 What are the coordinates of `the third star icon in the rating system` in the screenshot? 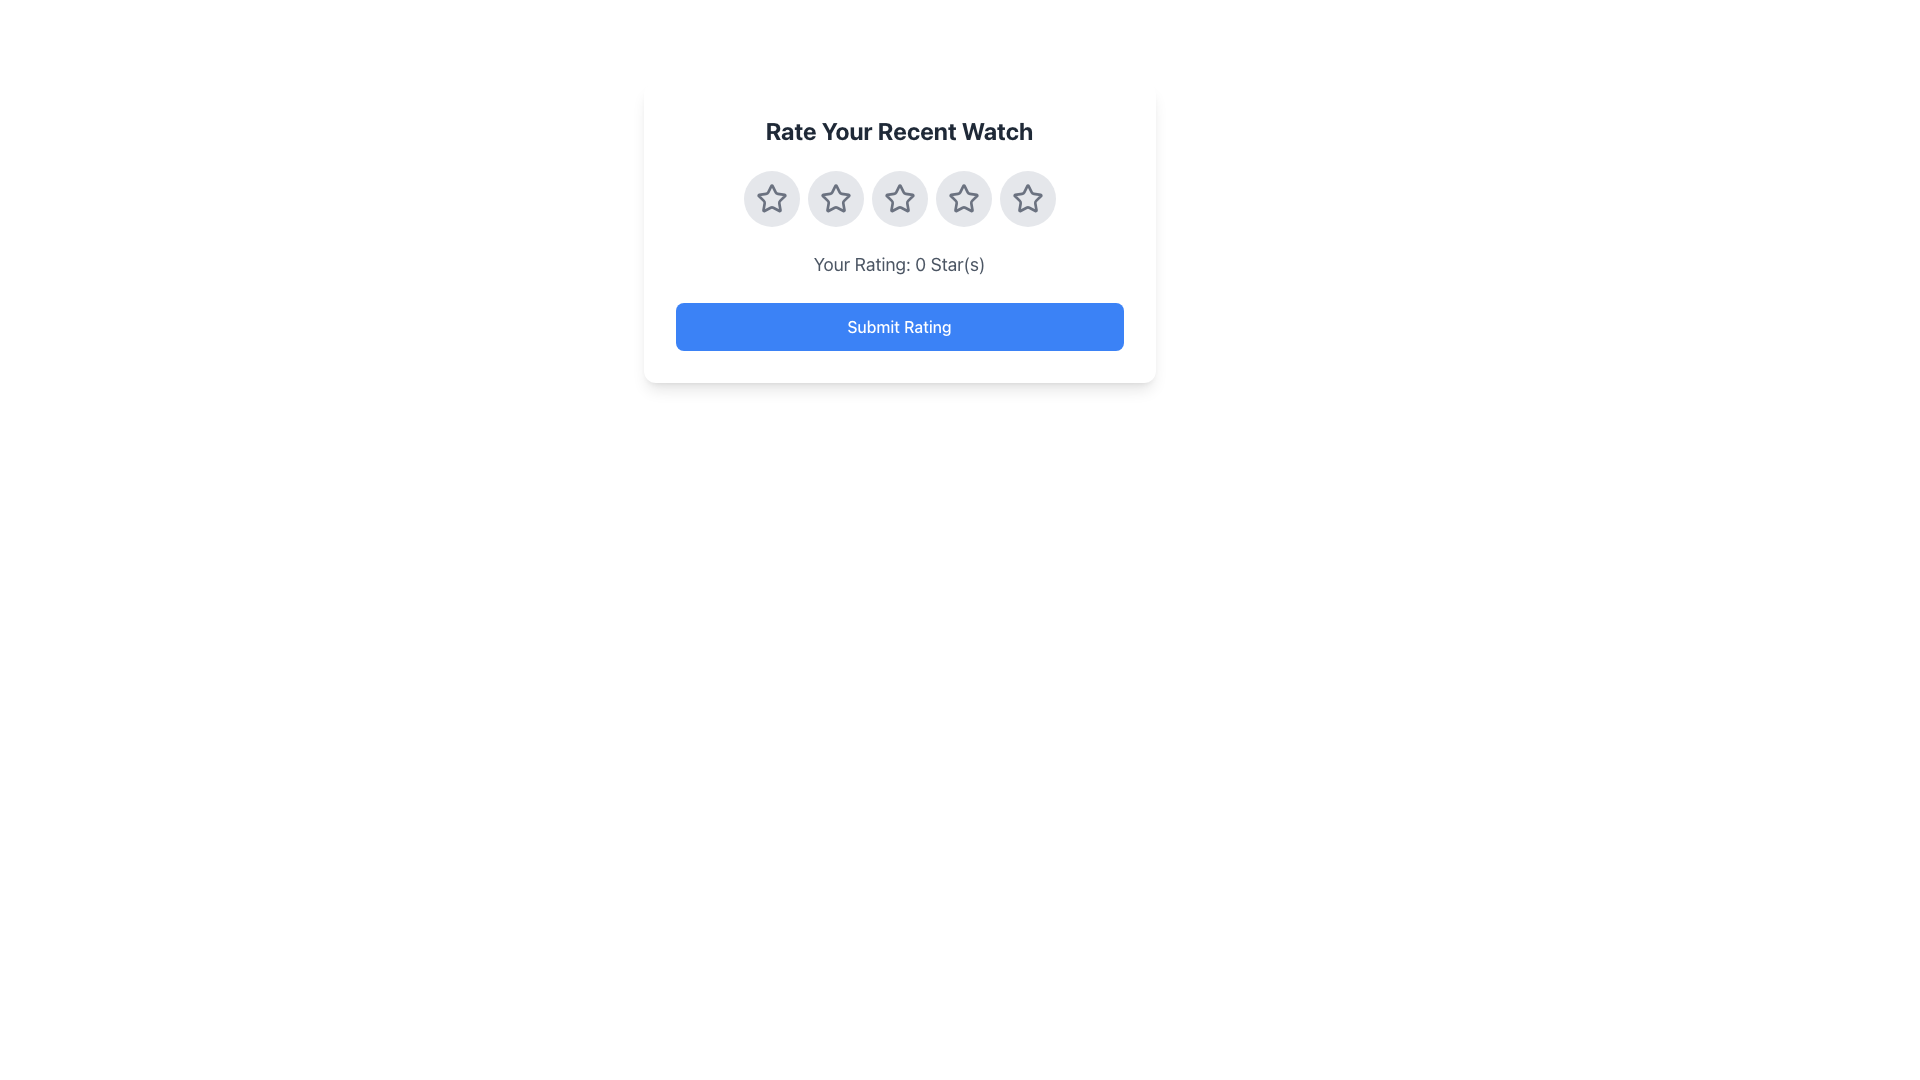 It's located at (898, 199).